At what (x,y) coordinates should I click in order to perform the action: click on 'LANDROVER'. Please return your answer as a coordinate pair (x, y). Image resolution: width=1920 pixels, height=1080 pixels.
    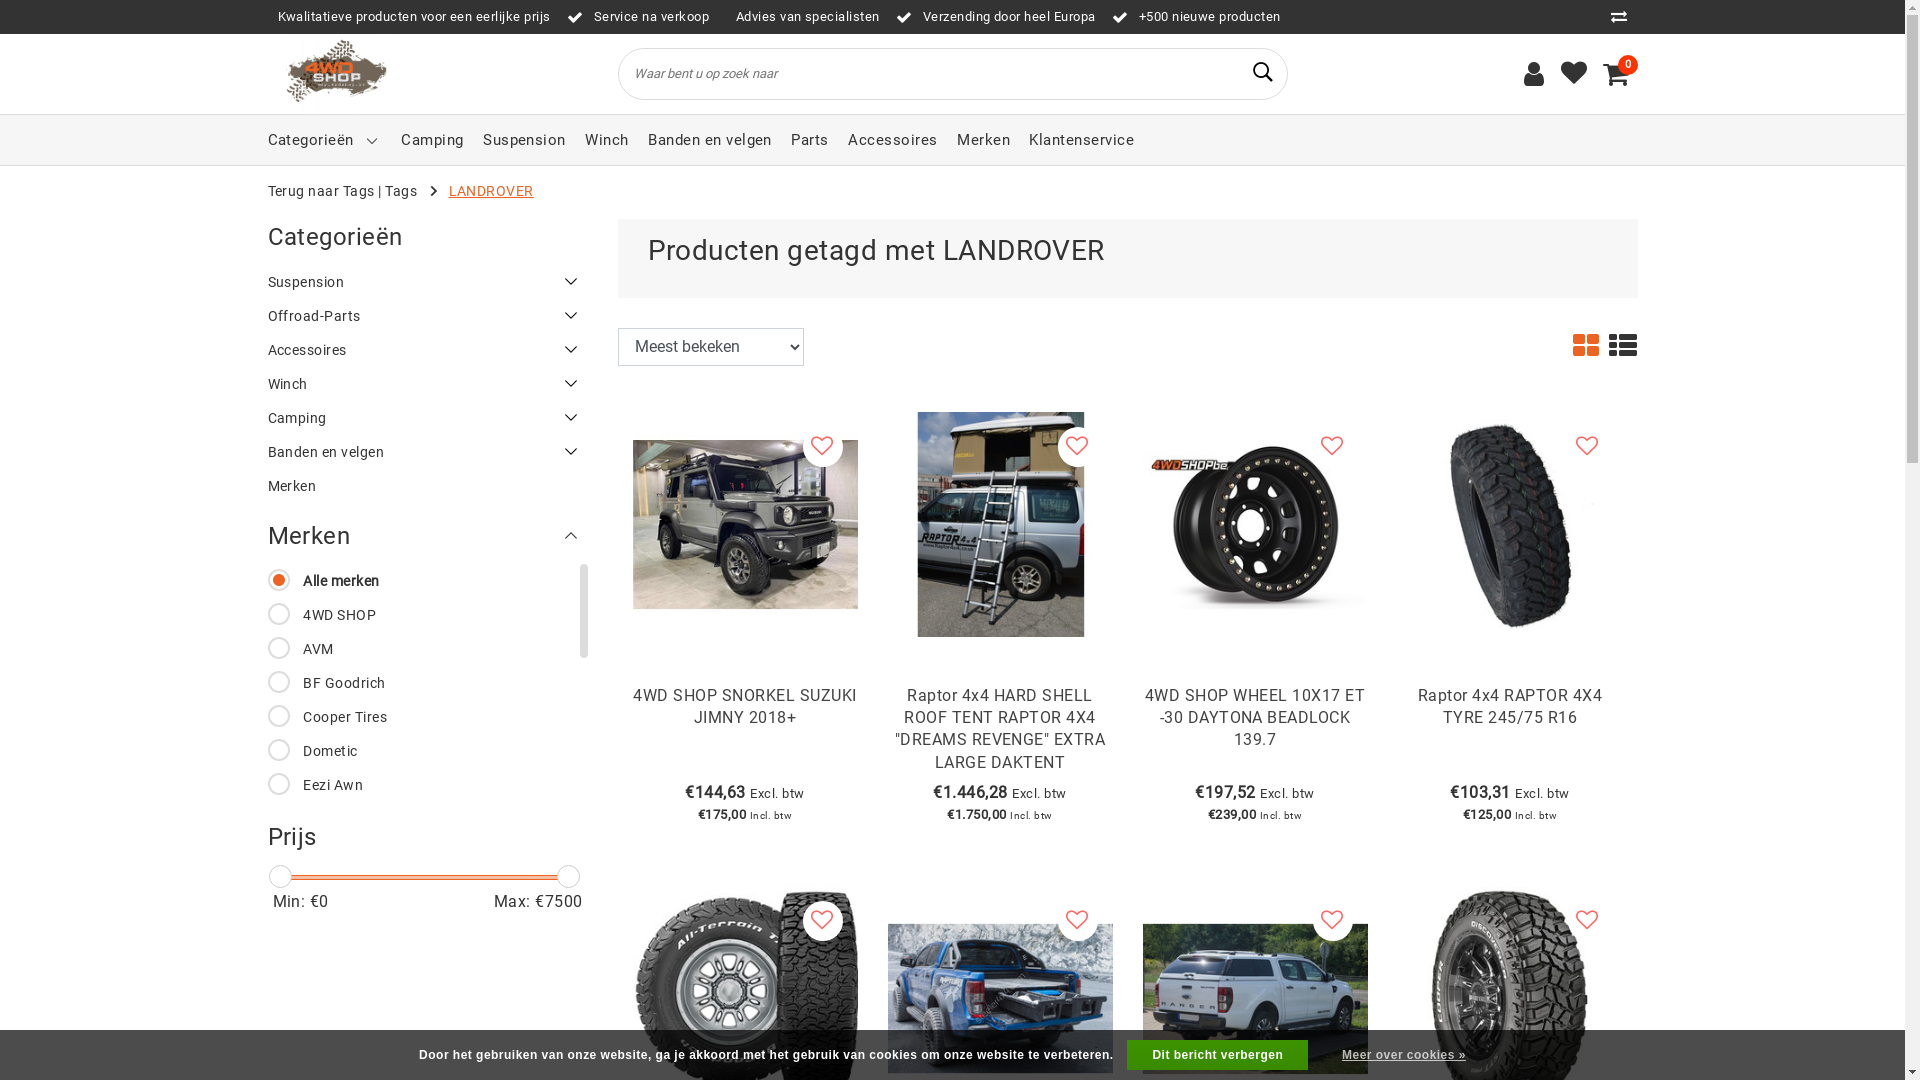
    Looking at the image, I should click on (491, 191).